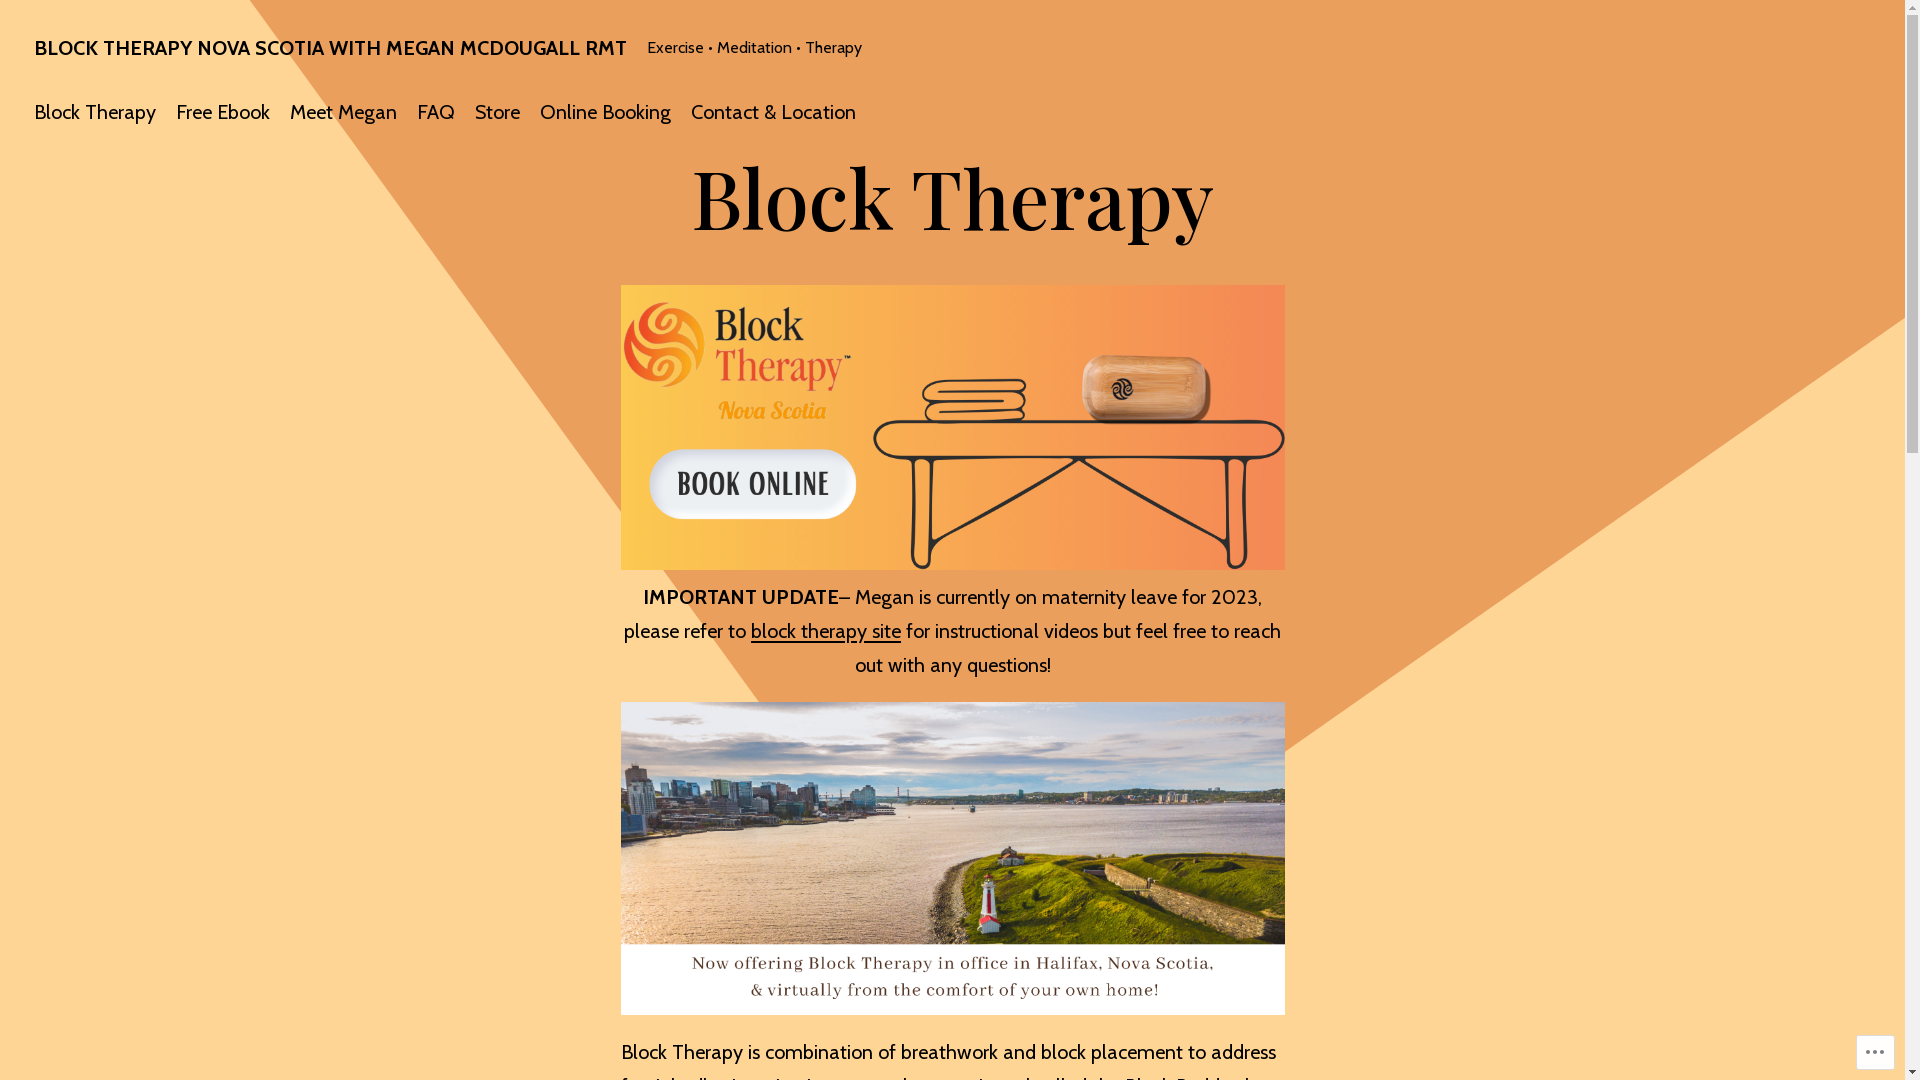  What do you see at coordinates (604, 111) in the screenshot?
I see `'Online Booking'` at bounding box center [604, 111].